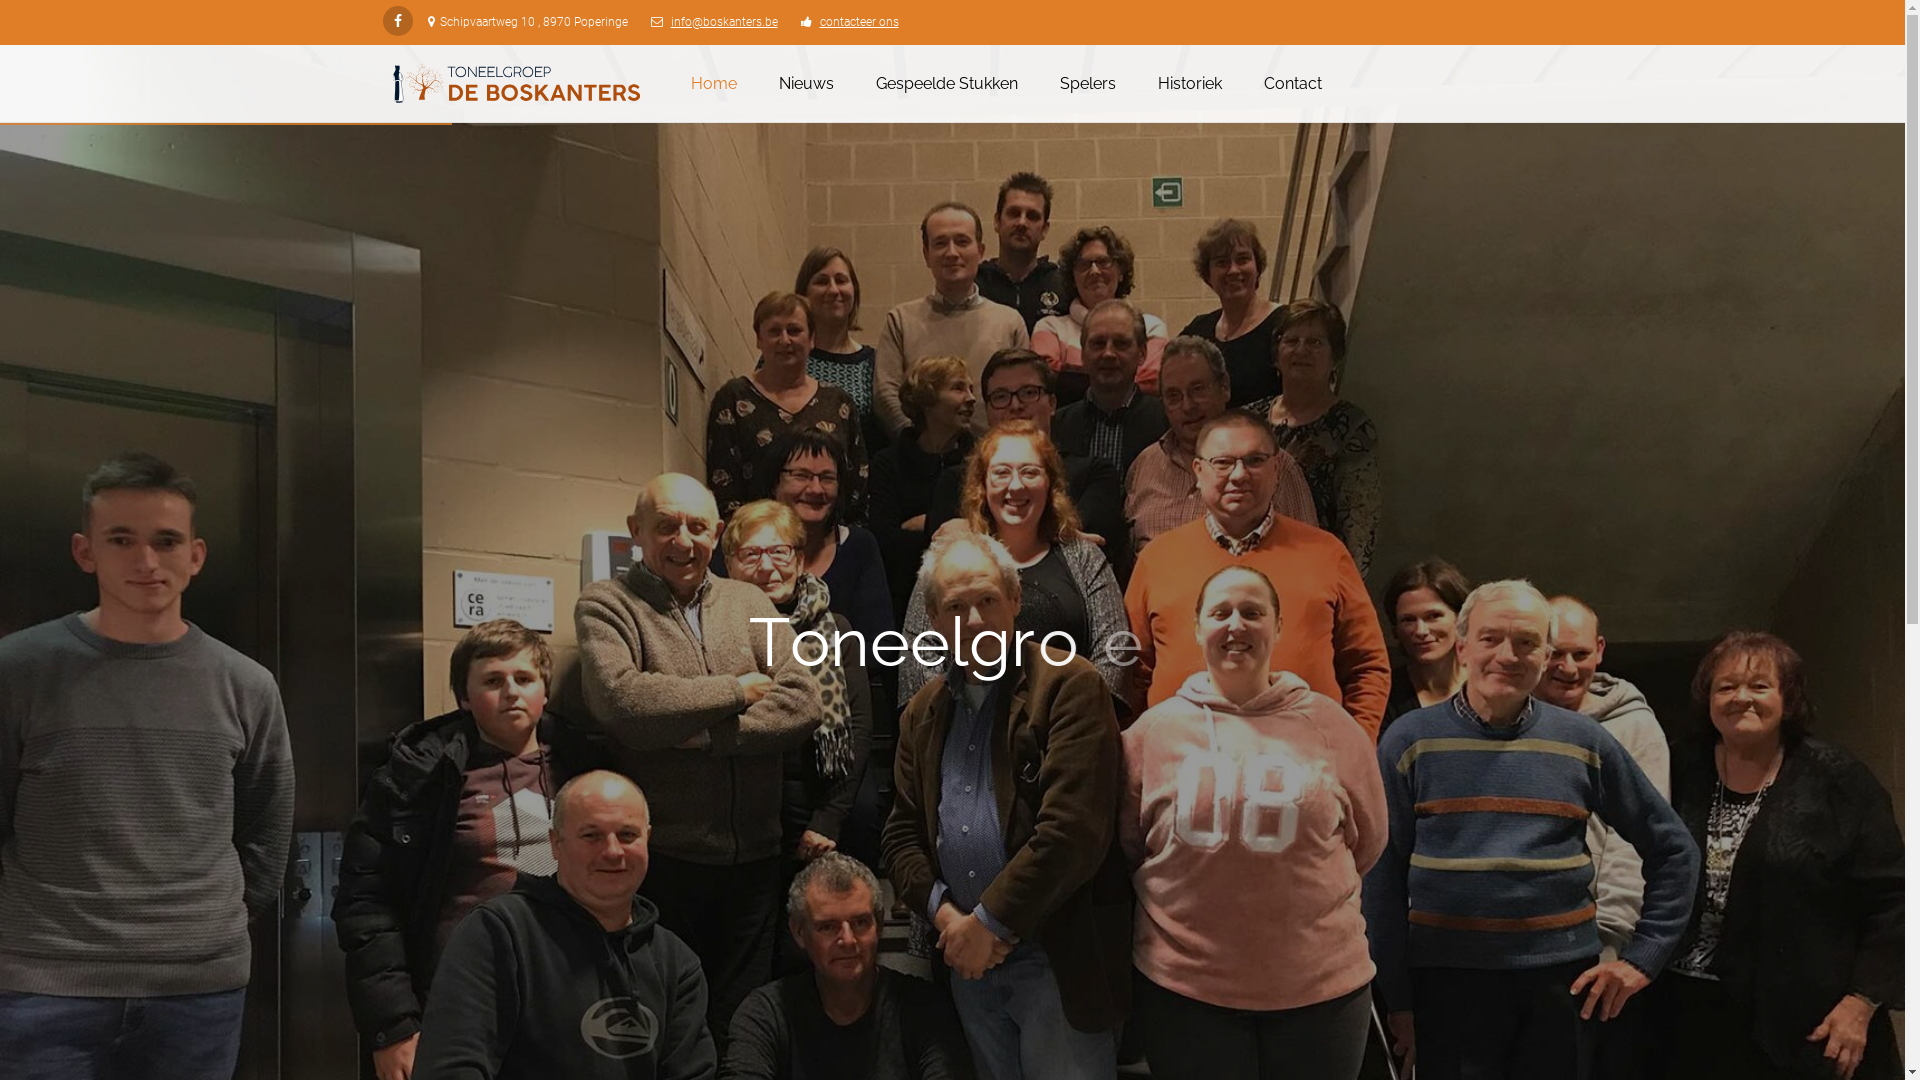  Describe the element at coordinates (762, 83) in the screenshot. I see `'Nieuws'` at that location.